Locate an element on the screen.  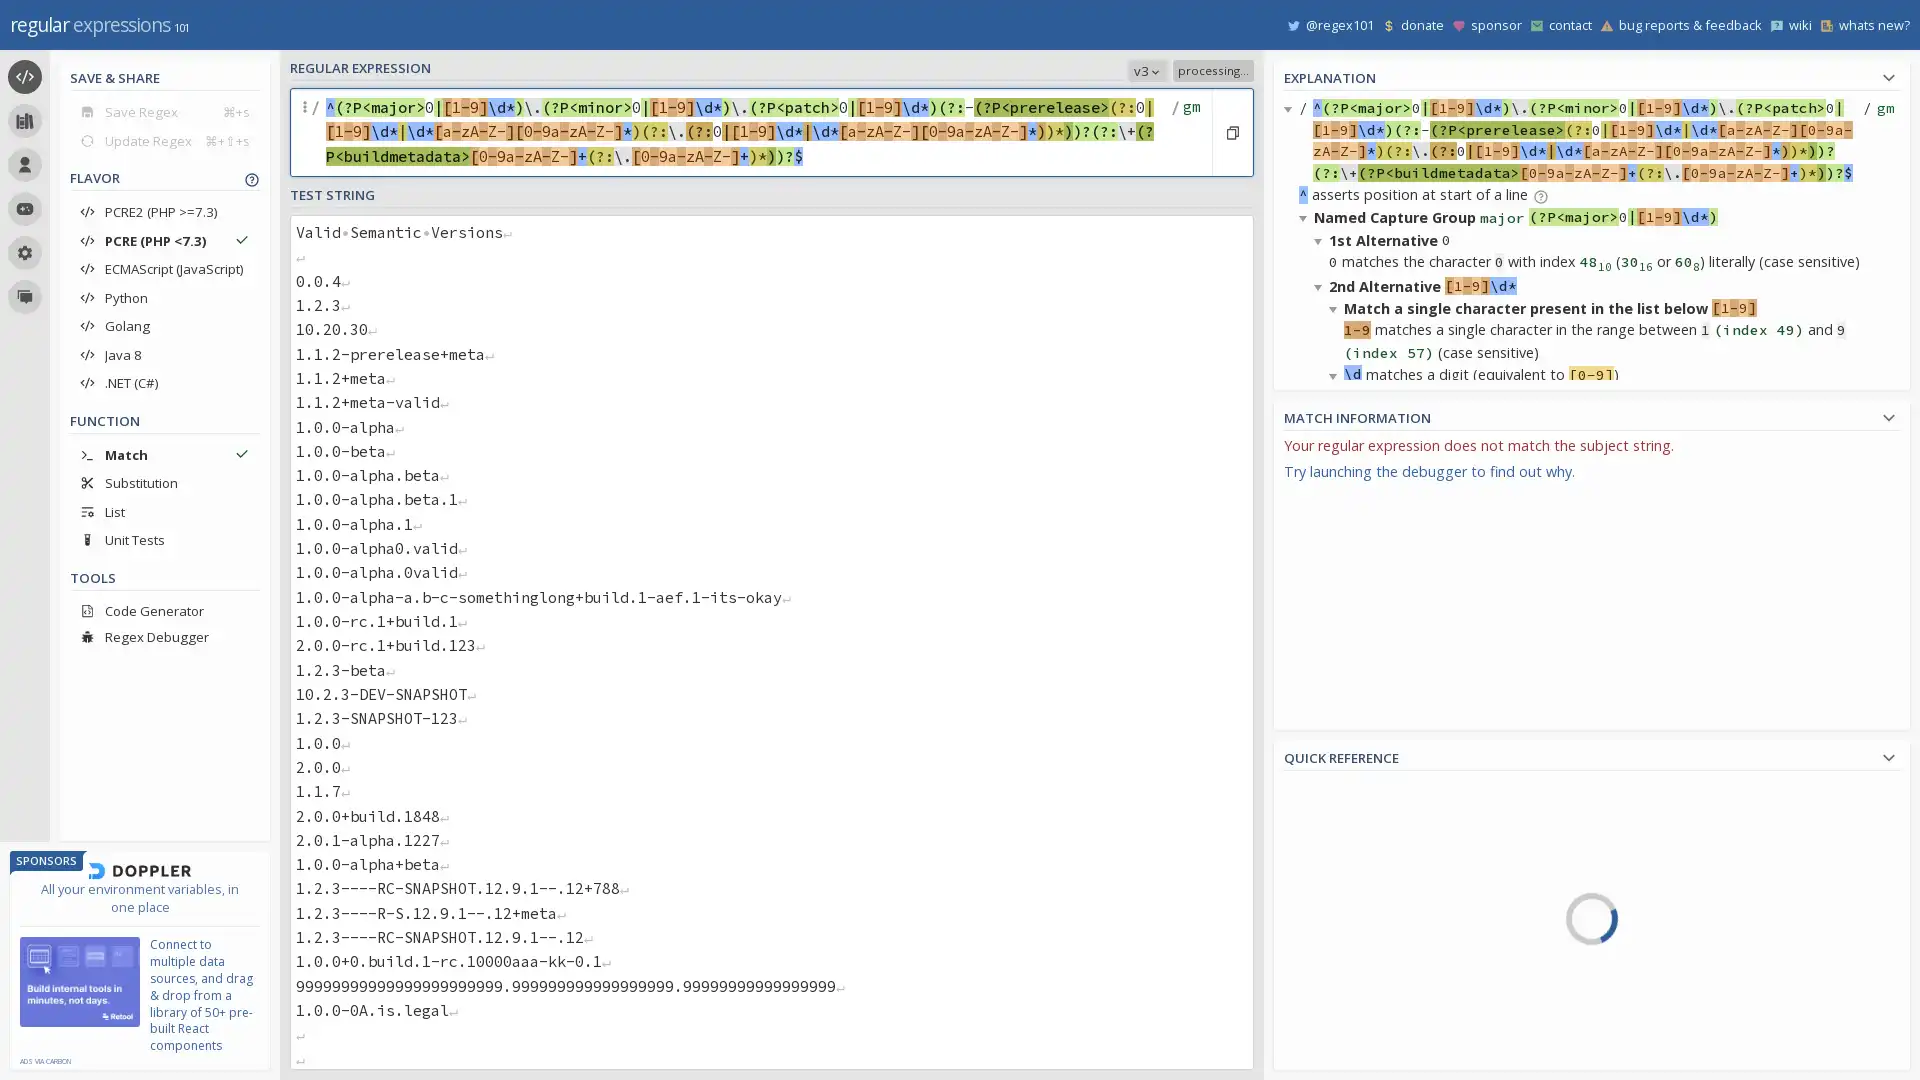
List is located at coordinates (164, 510).